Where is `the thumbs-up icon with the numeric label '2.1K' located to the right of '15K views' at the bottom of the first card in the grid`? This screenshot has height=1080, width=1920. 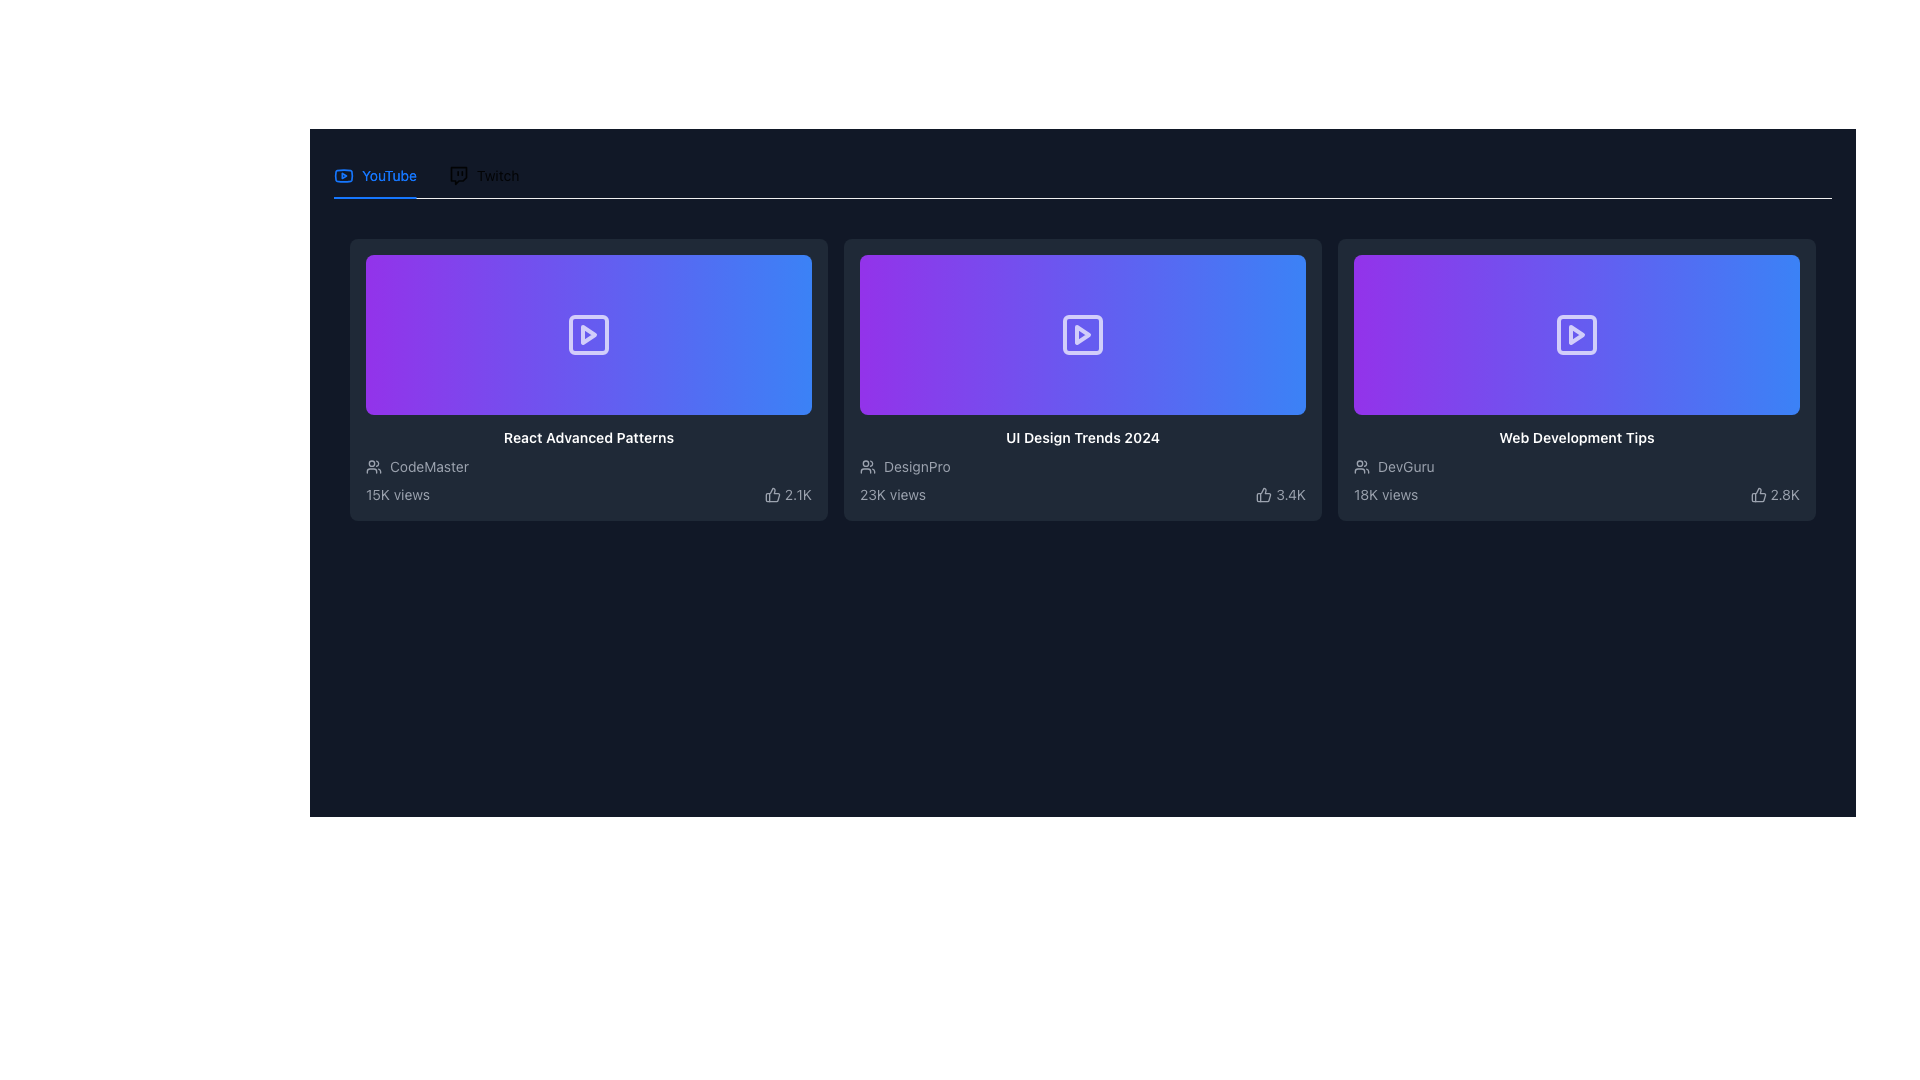
the thumbs-up icon with the numeric label '2.1K' located to the right of '15K views' at the bottom of the first card in the grid is located at coordinates (787, 494).